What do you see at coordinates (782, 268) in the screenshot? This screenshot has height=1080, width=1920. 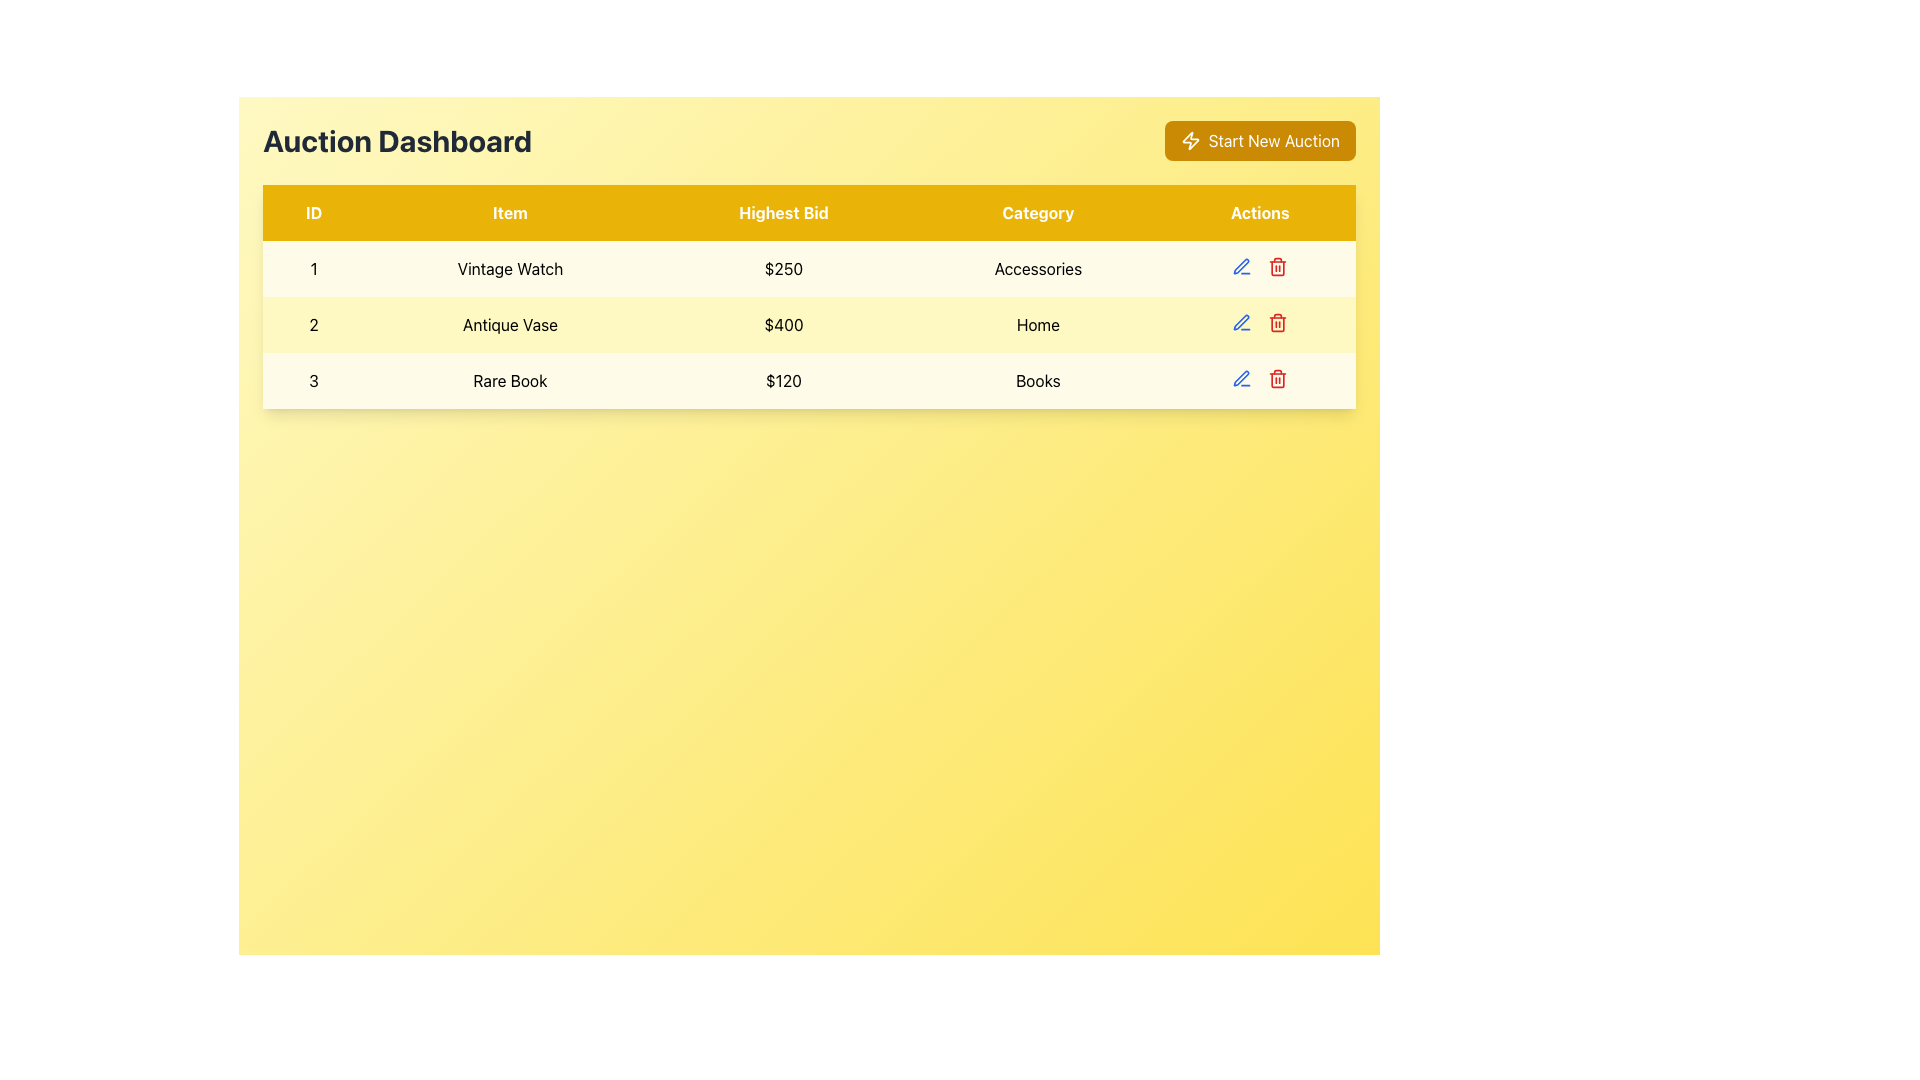 I see `the Text Display showing '$250' in the 'Highest Bid' column of the table, which has a light yellow background and is centered in the first row` at bounding box center [782, 268].